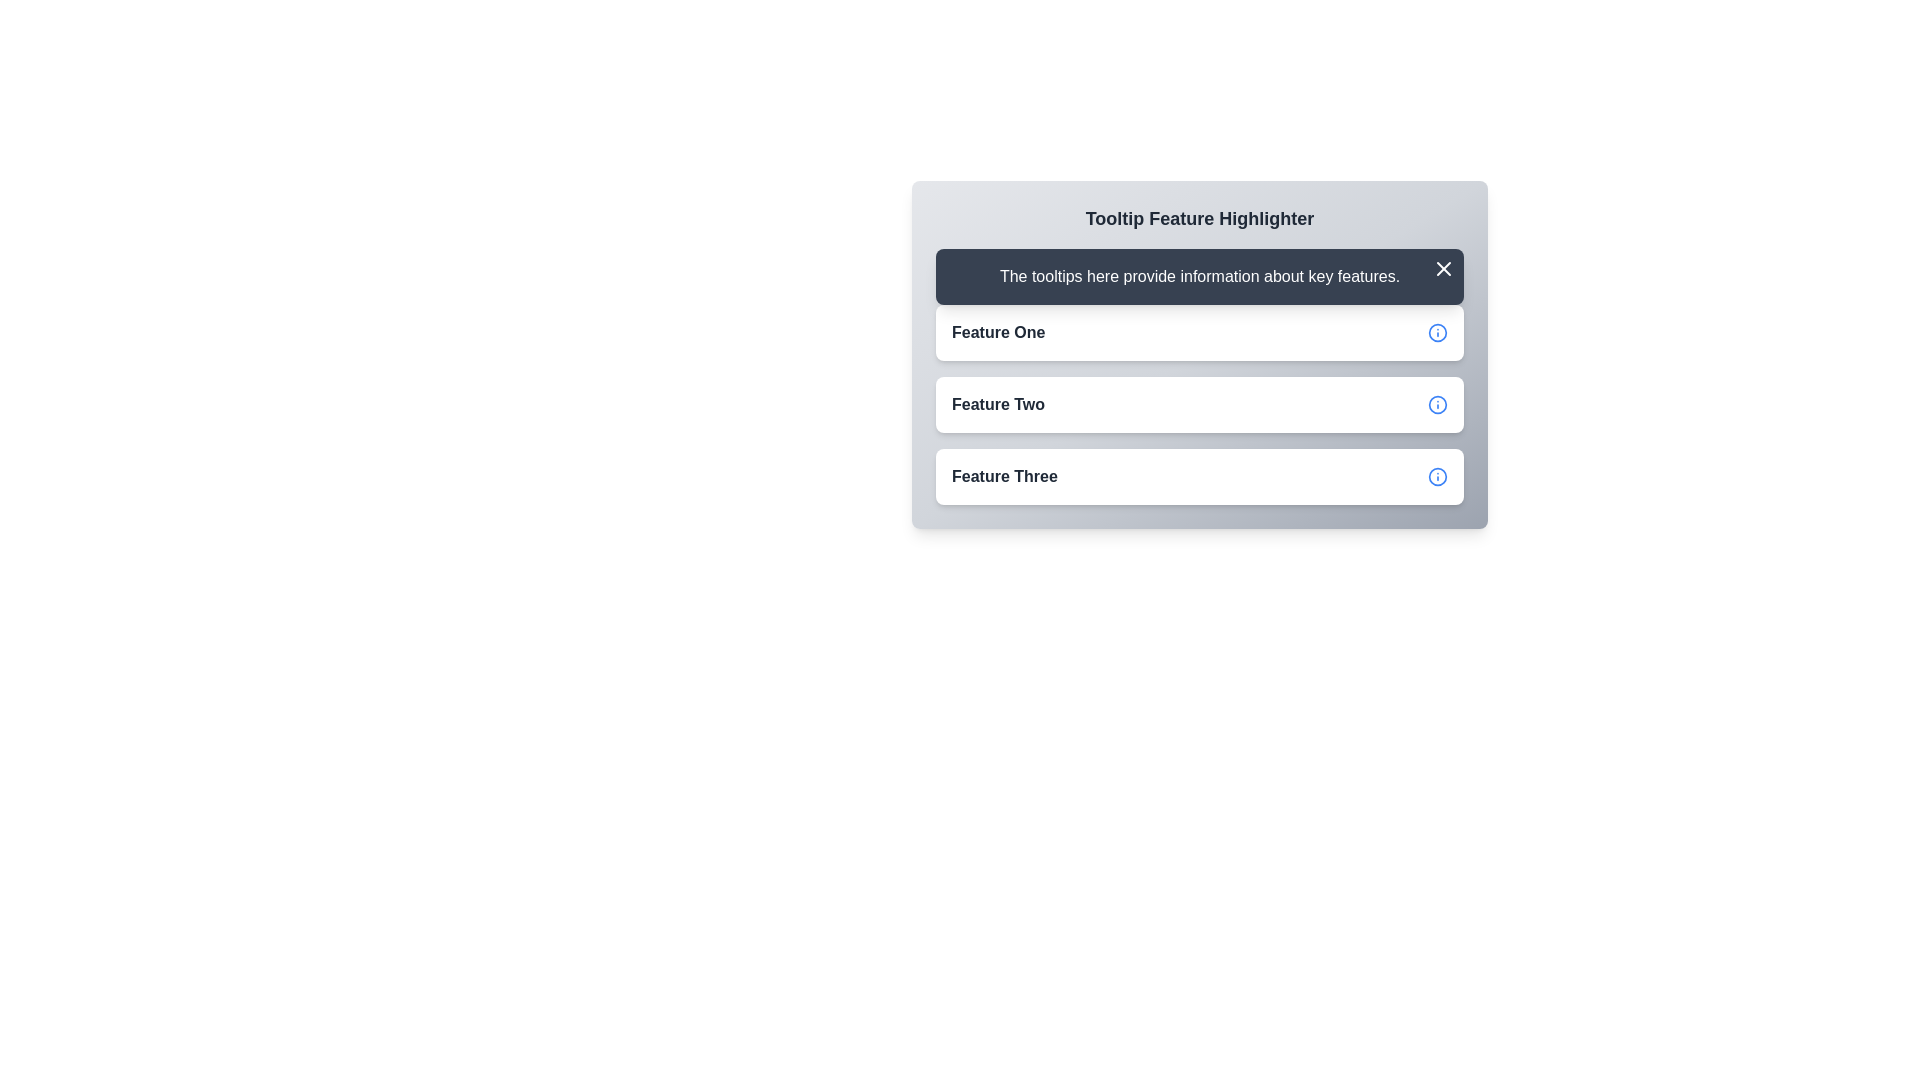 This screenshot has width=1920, height=1080. Describe the element at coordinates (1004, 477) in the screenshot. I see `the bold text label displaying 'Feature Three' in dark gray color` at that location.